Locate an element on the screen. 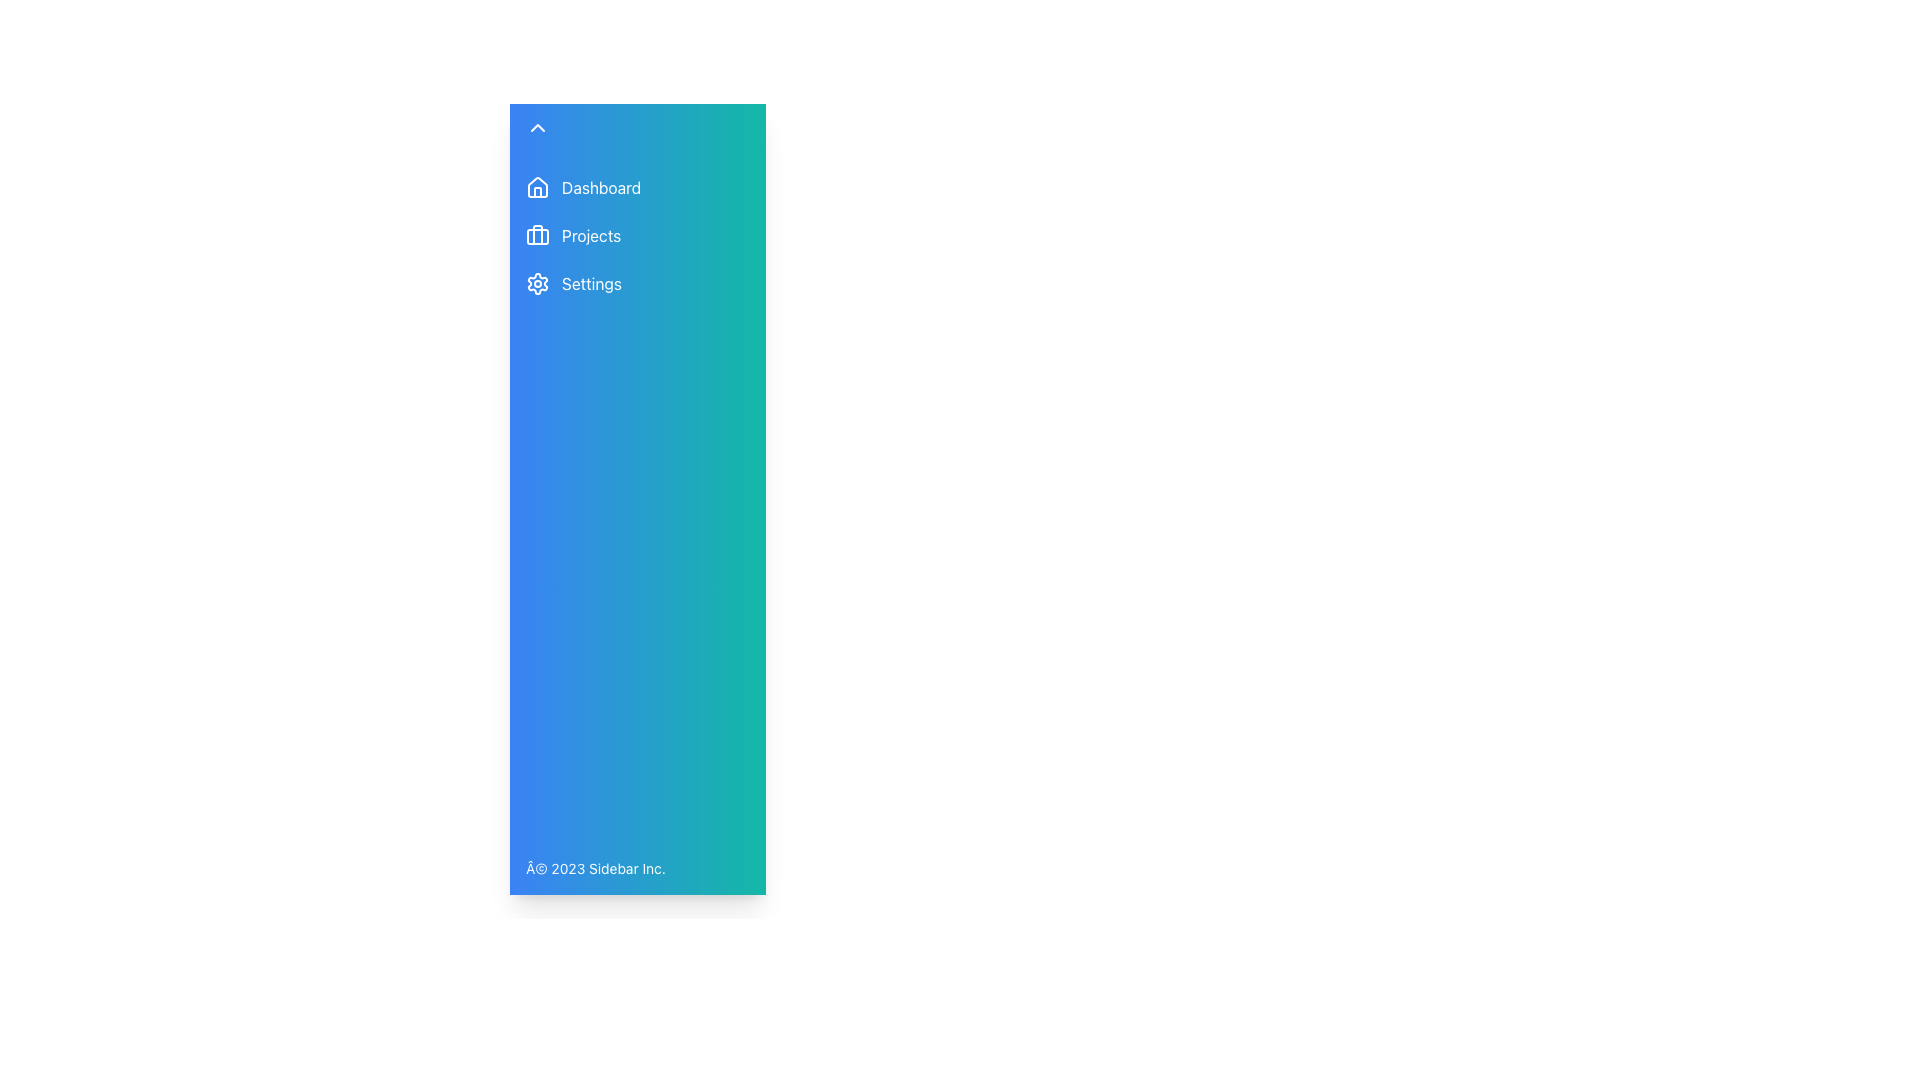  the rectangular shape of the briefcase icon in the sidebar menu, located near the 'Projects' label is located at coordinates (537, 235).